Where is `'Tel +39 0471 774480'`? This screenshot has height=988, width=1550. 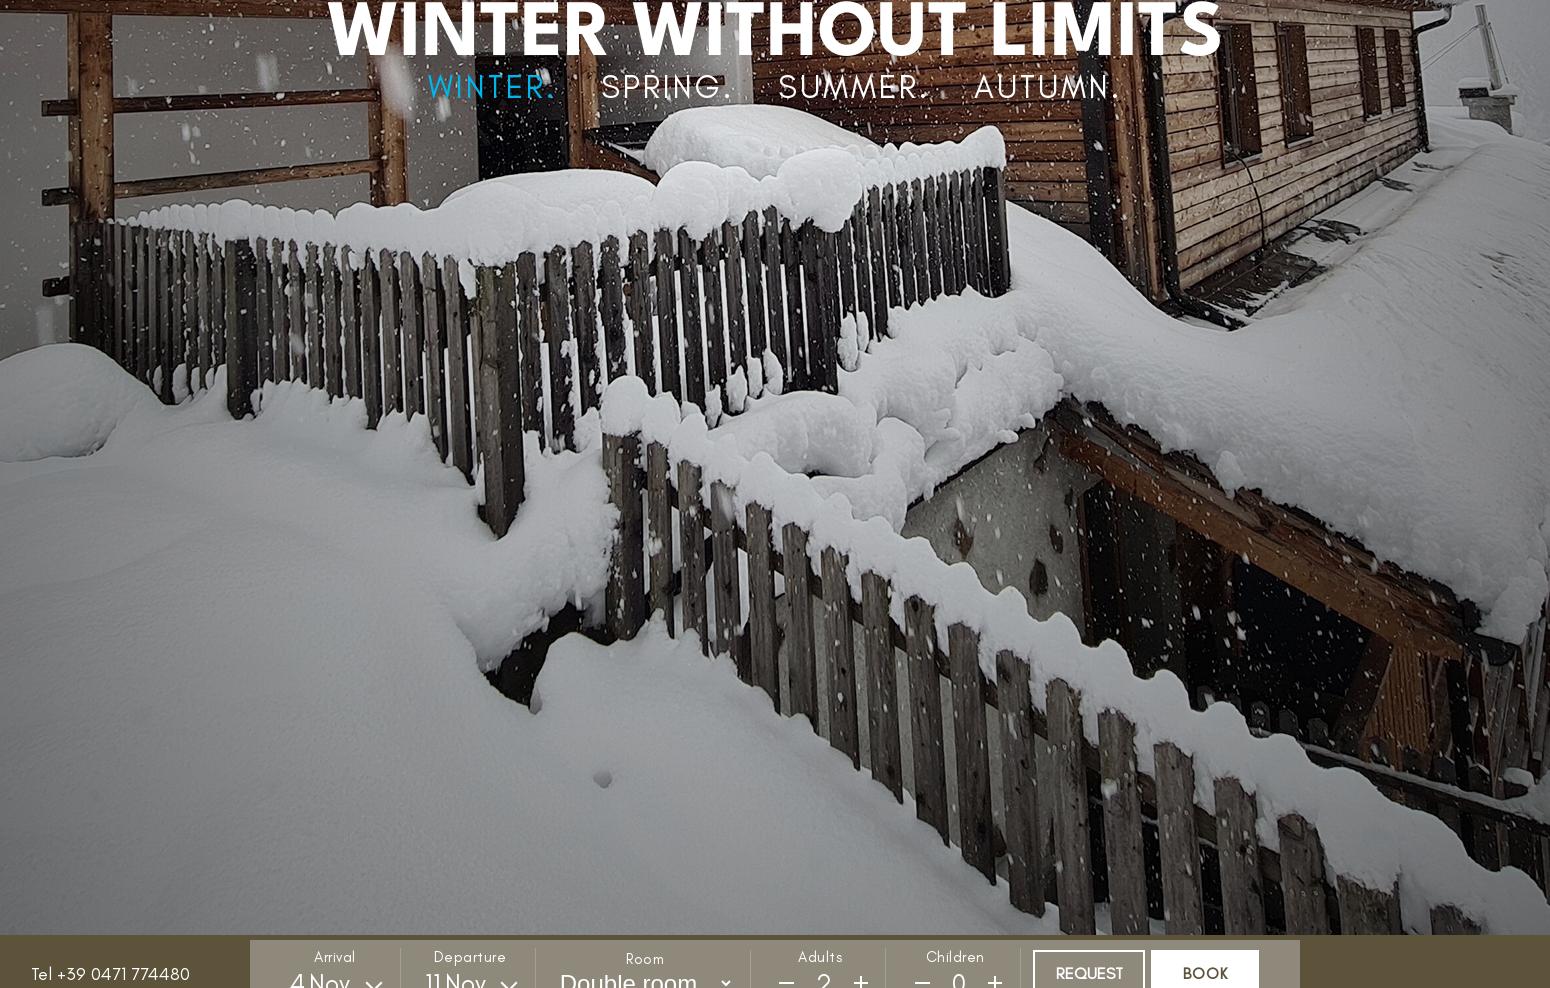 'Tel +39 0471 774480' is located at coordinates (110, 972).